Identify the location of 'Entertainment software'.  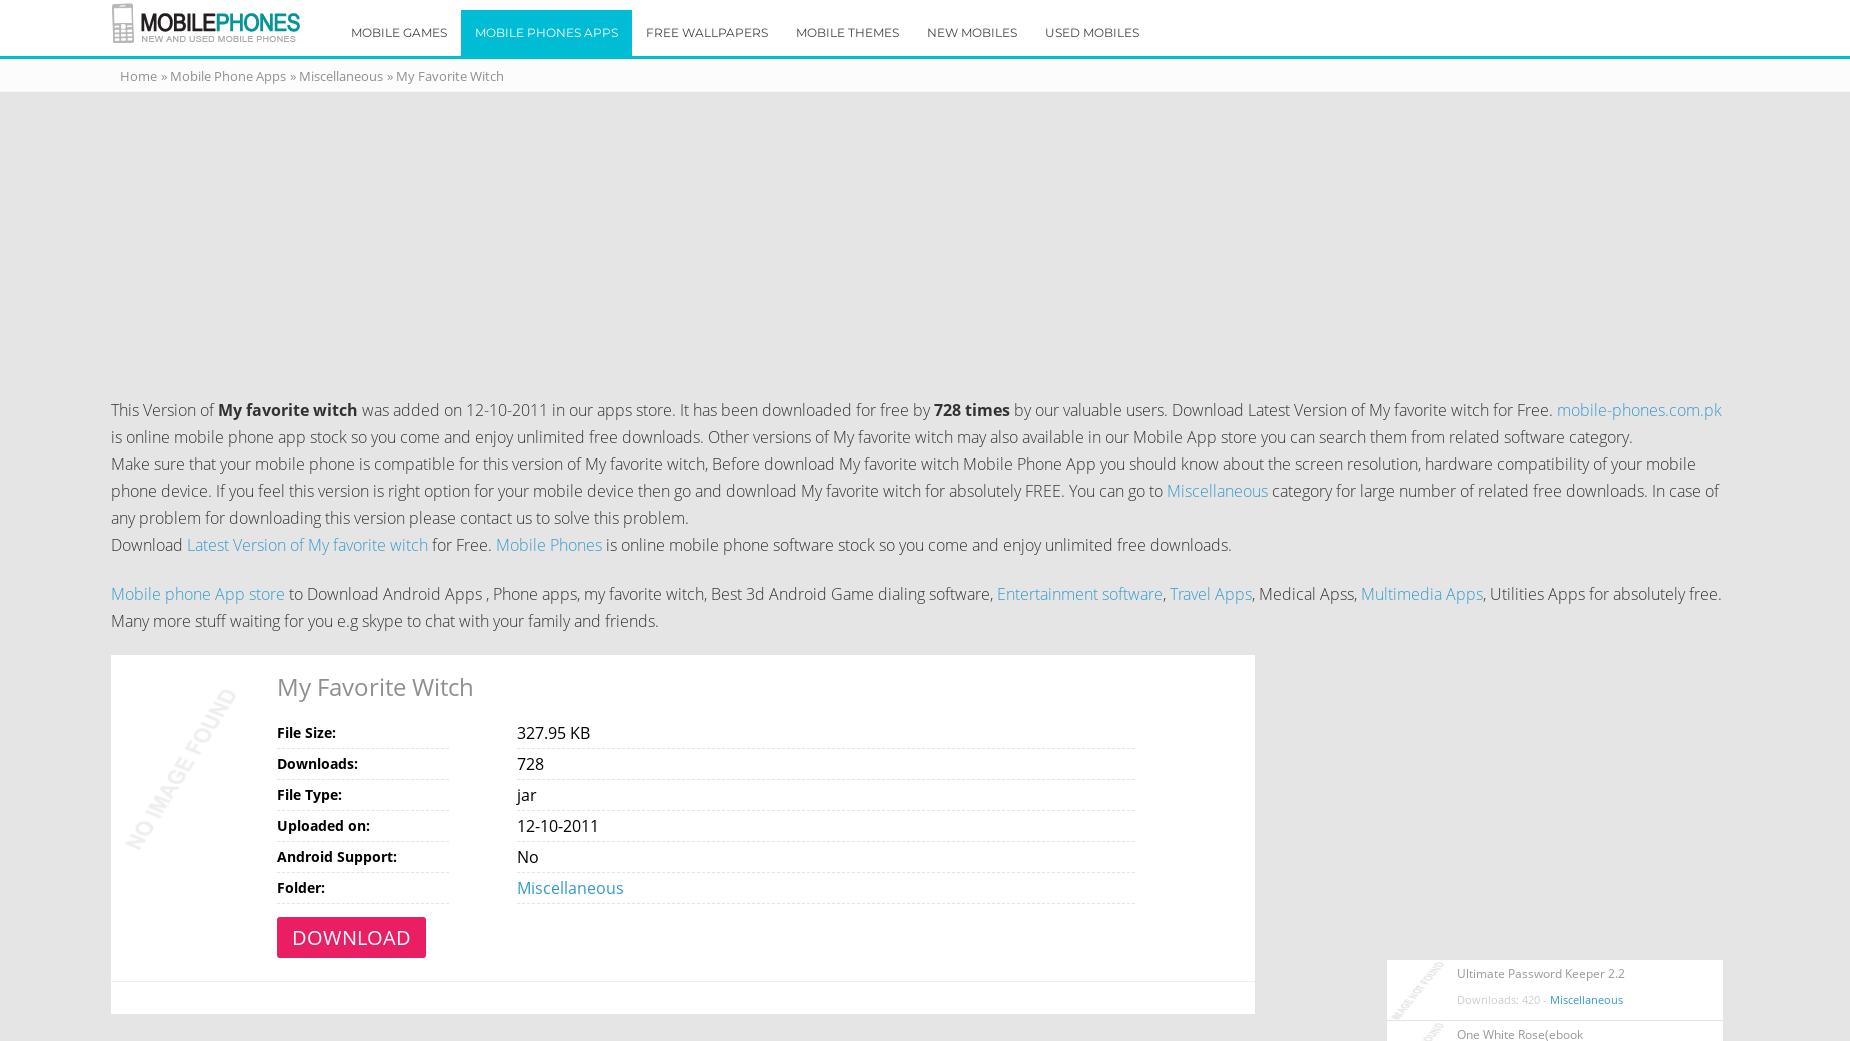
(1079, 593).